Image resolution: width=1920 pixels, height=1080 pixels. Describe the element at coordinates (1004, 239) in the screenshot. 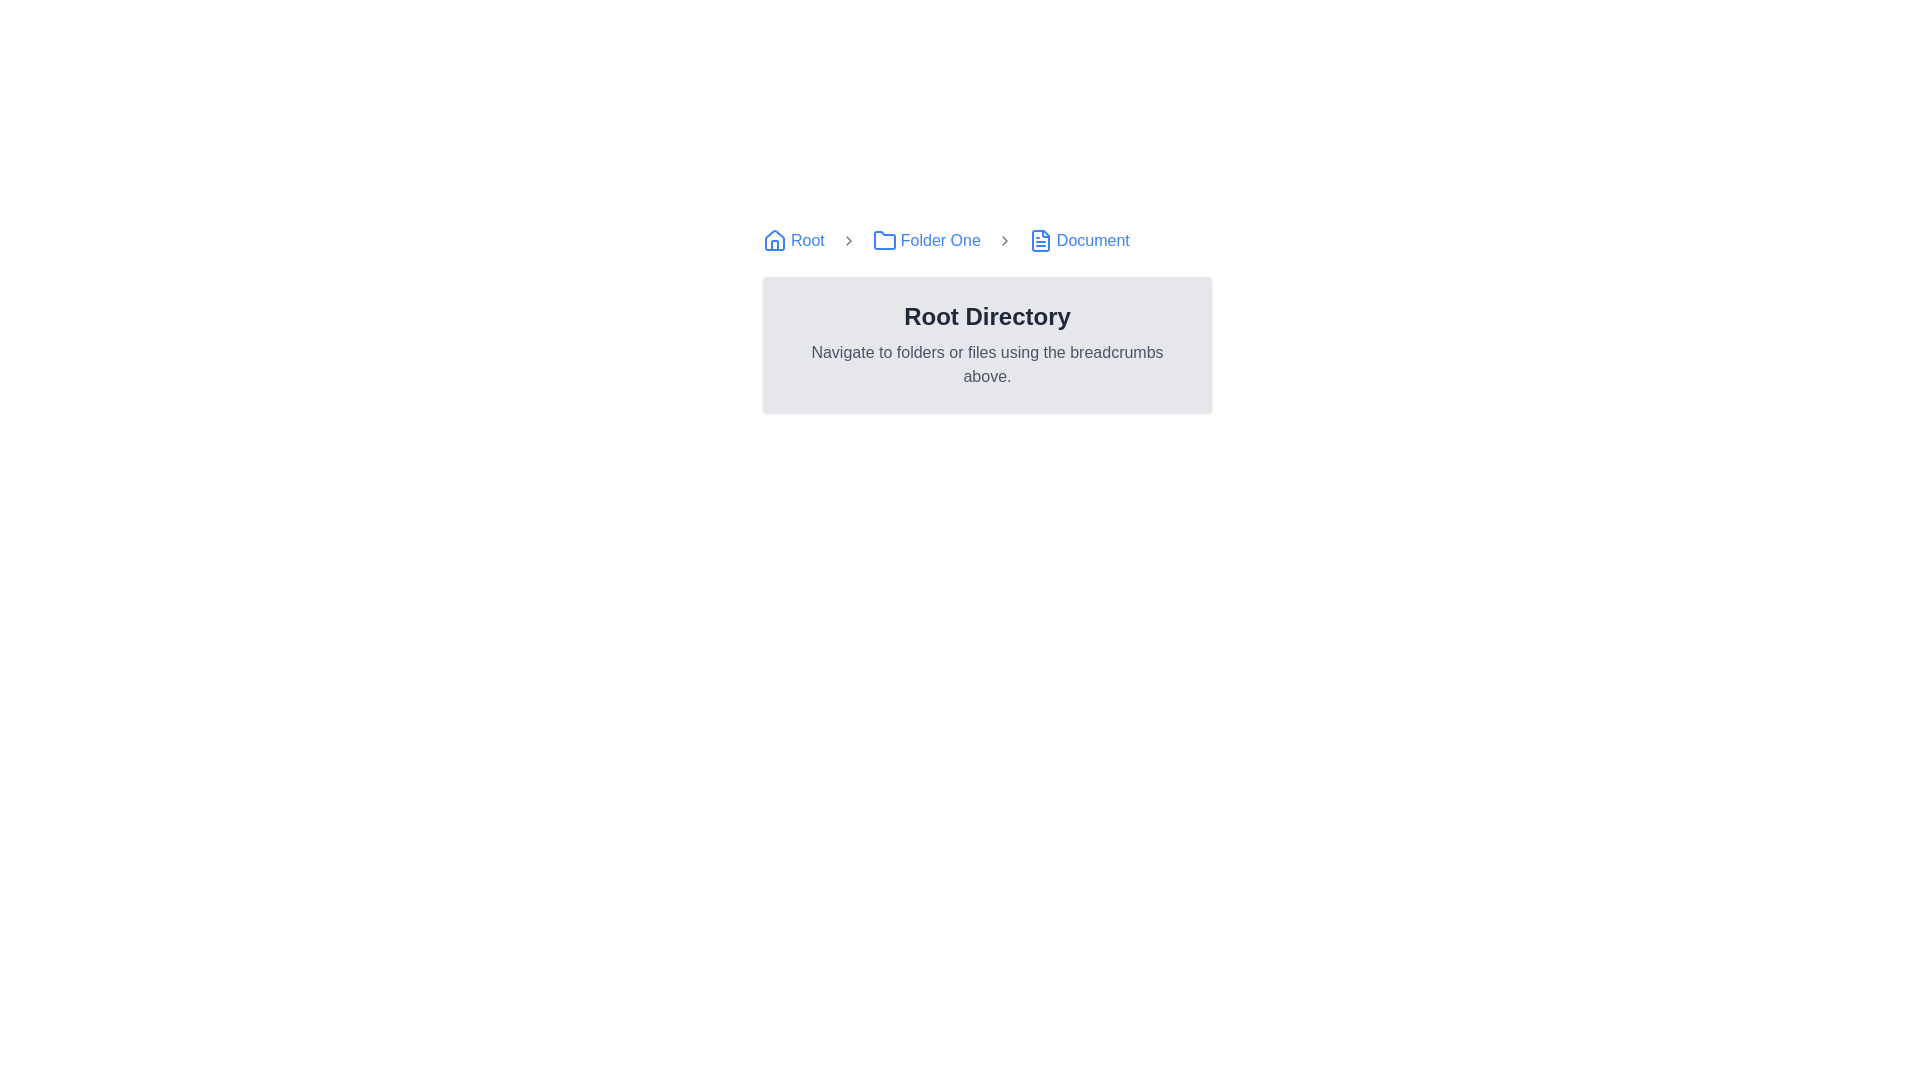

I see `the Chevron icon that visually separates breadcrumb items, positioned between 'Folder One' and 'Document' labels near the top of the page` at that location.